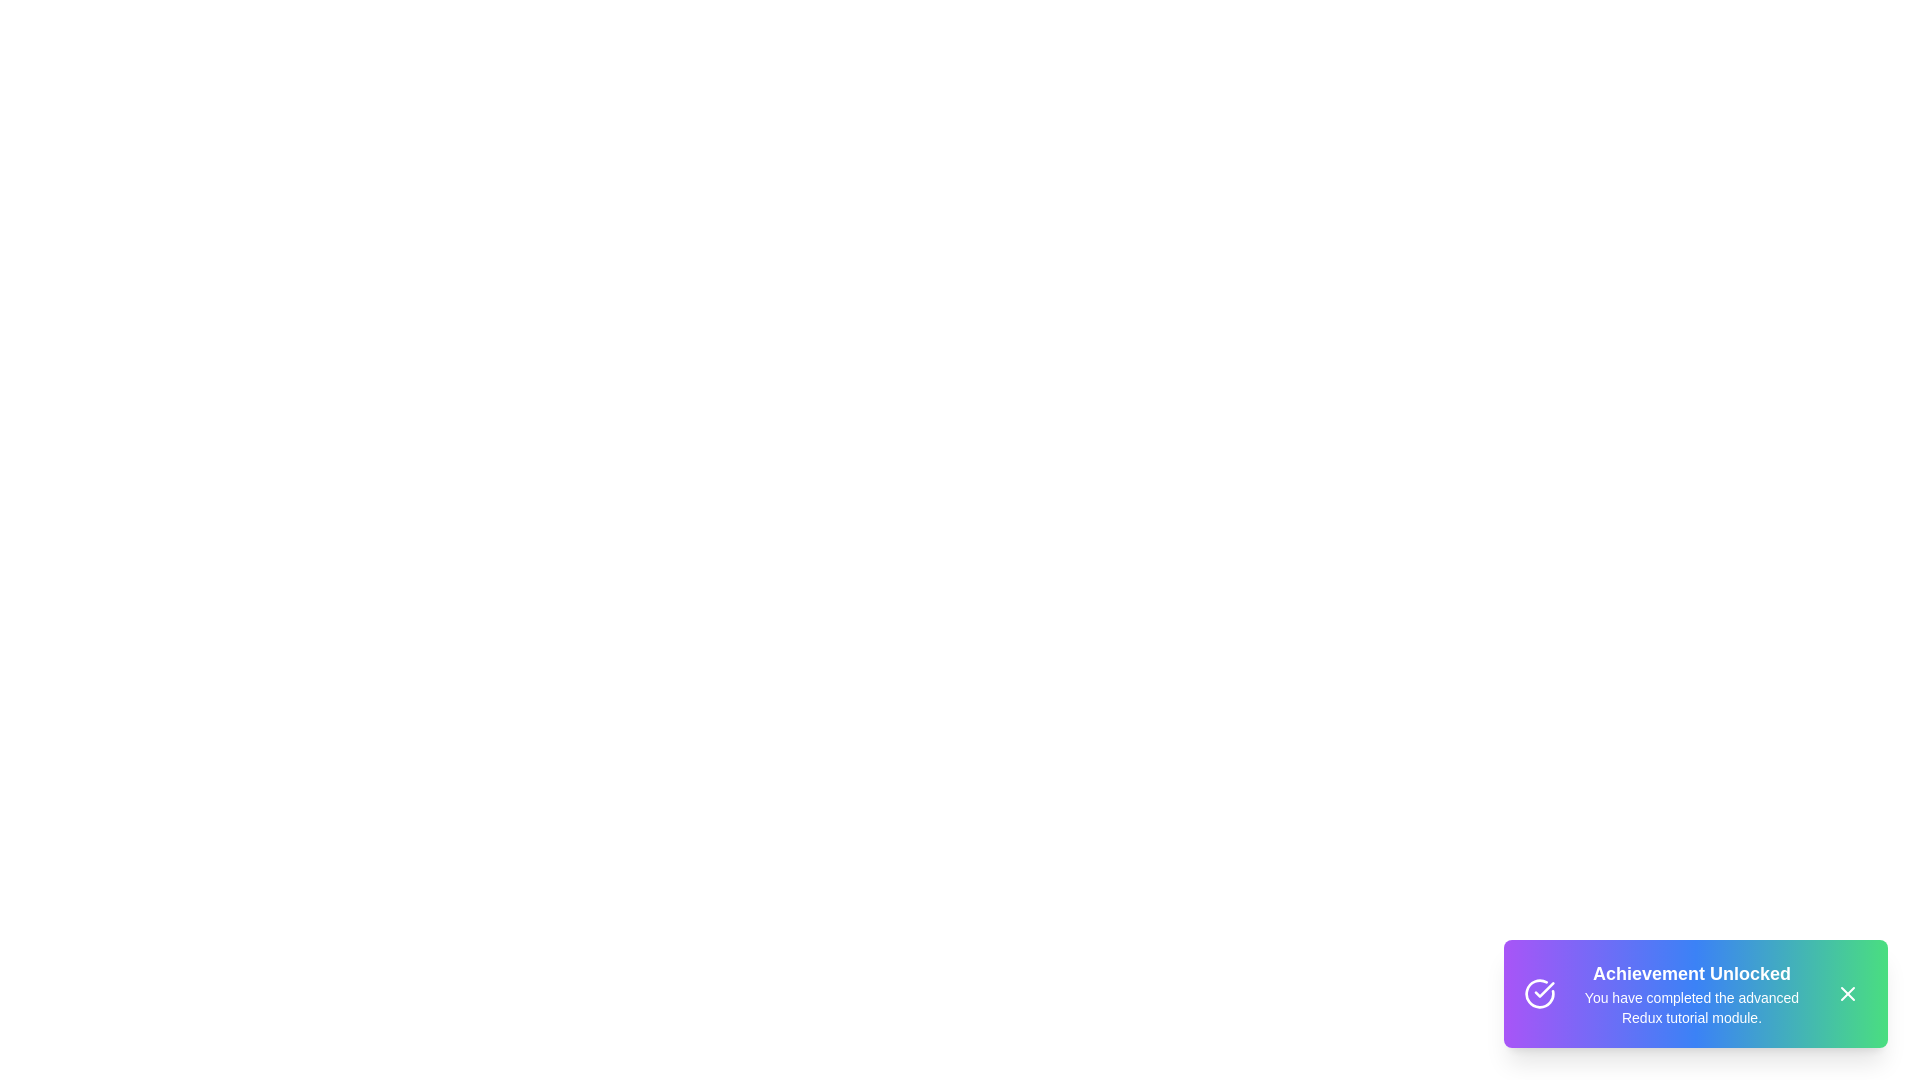 Image resolution: width=1920 pixels, height=1080 pixels. Describe the element at coordinates (1539, 994) in the screenshot. I see `the icon within the snackbar component` at that location.